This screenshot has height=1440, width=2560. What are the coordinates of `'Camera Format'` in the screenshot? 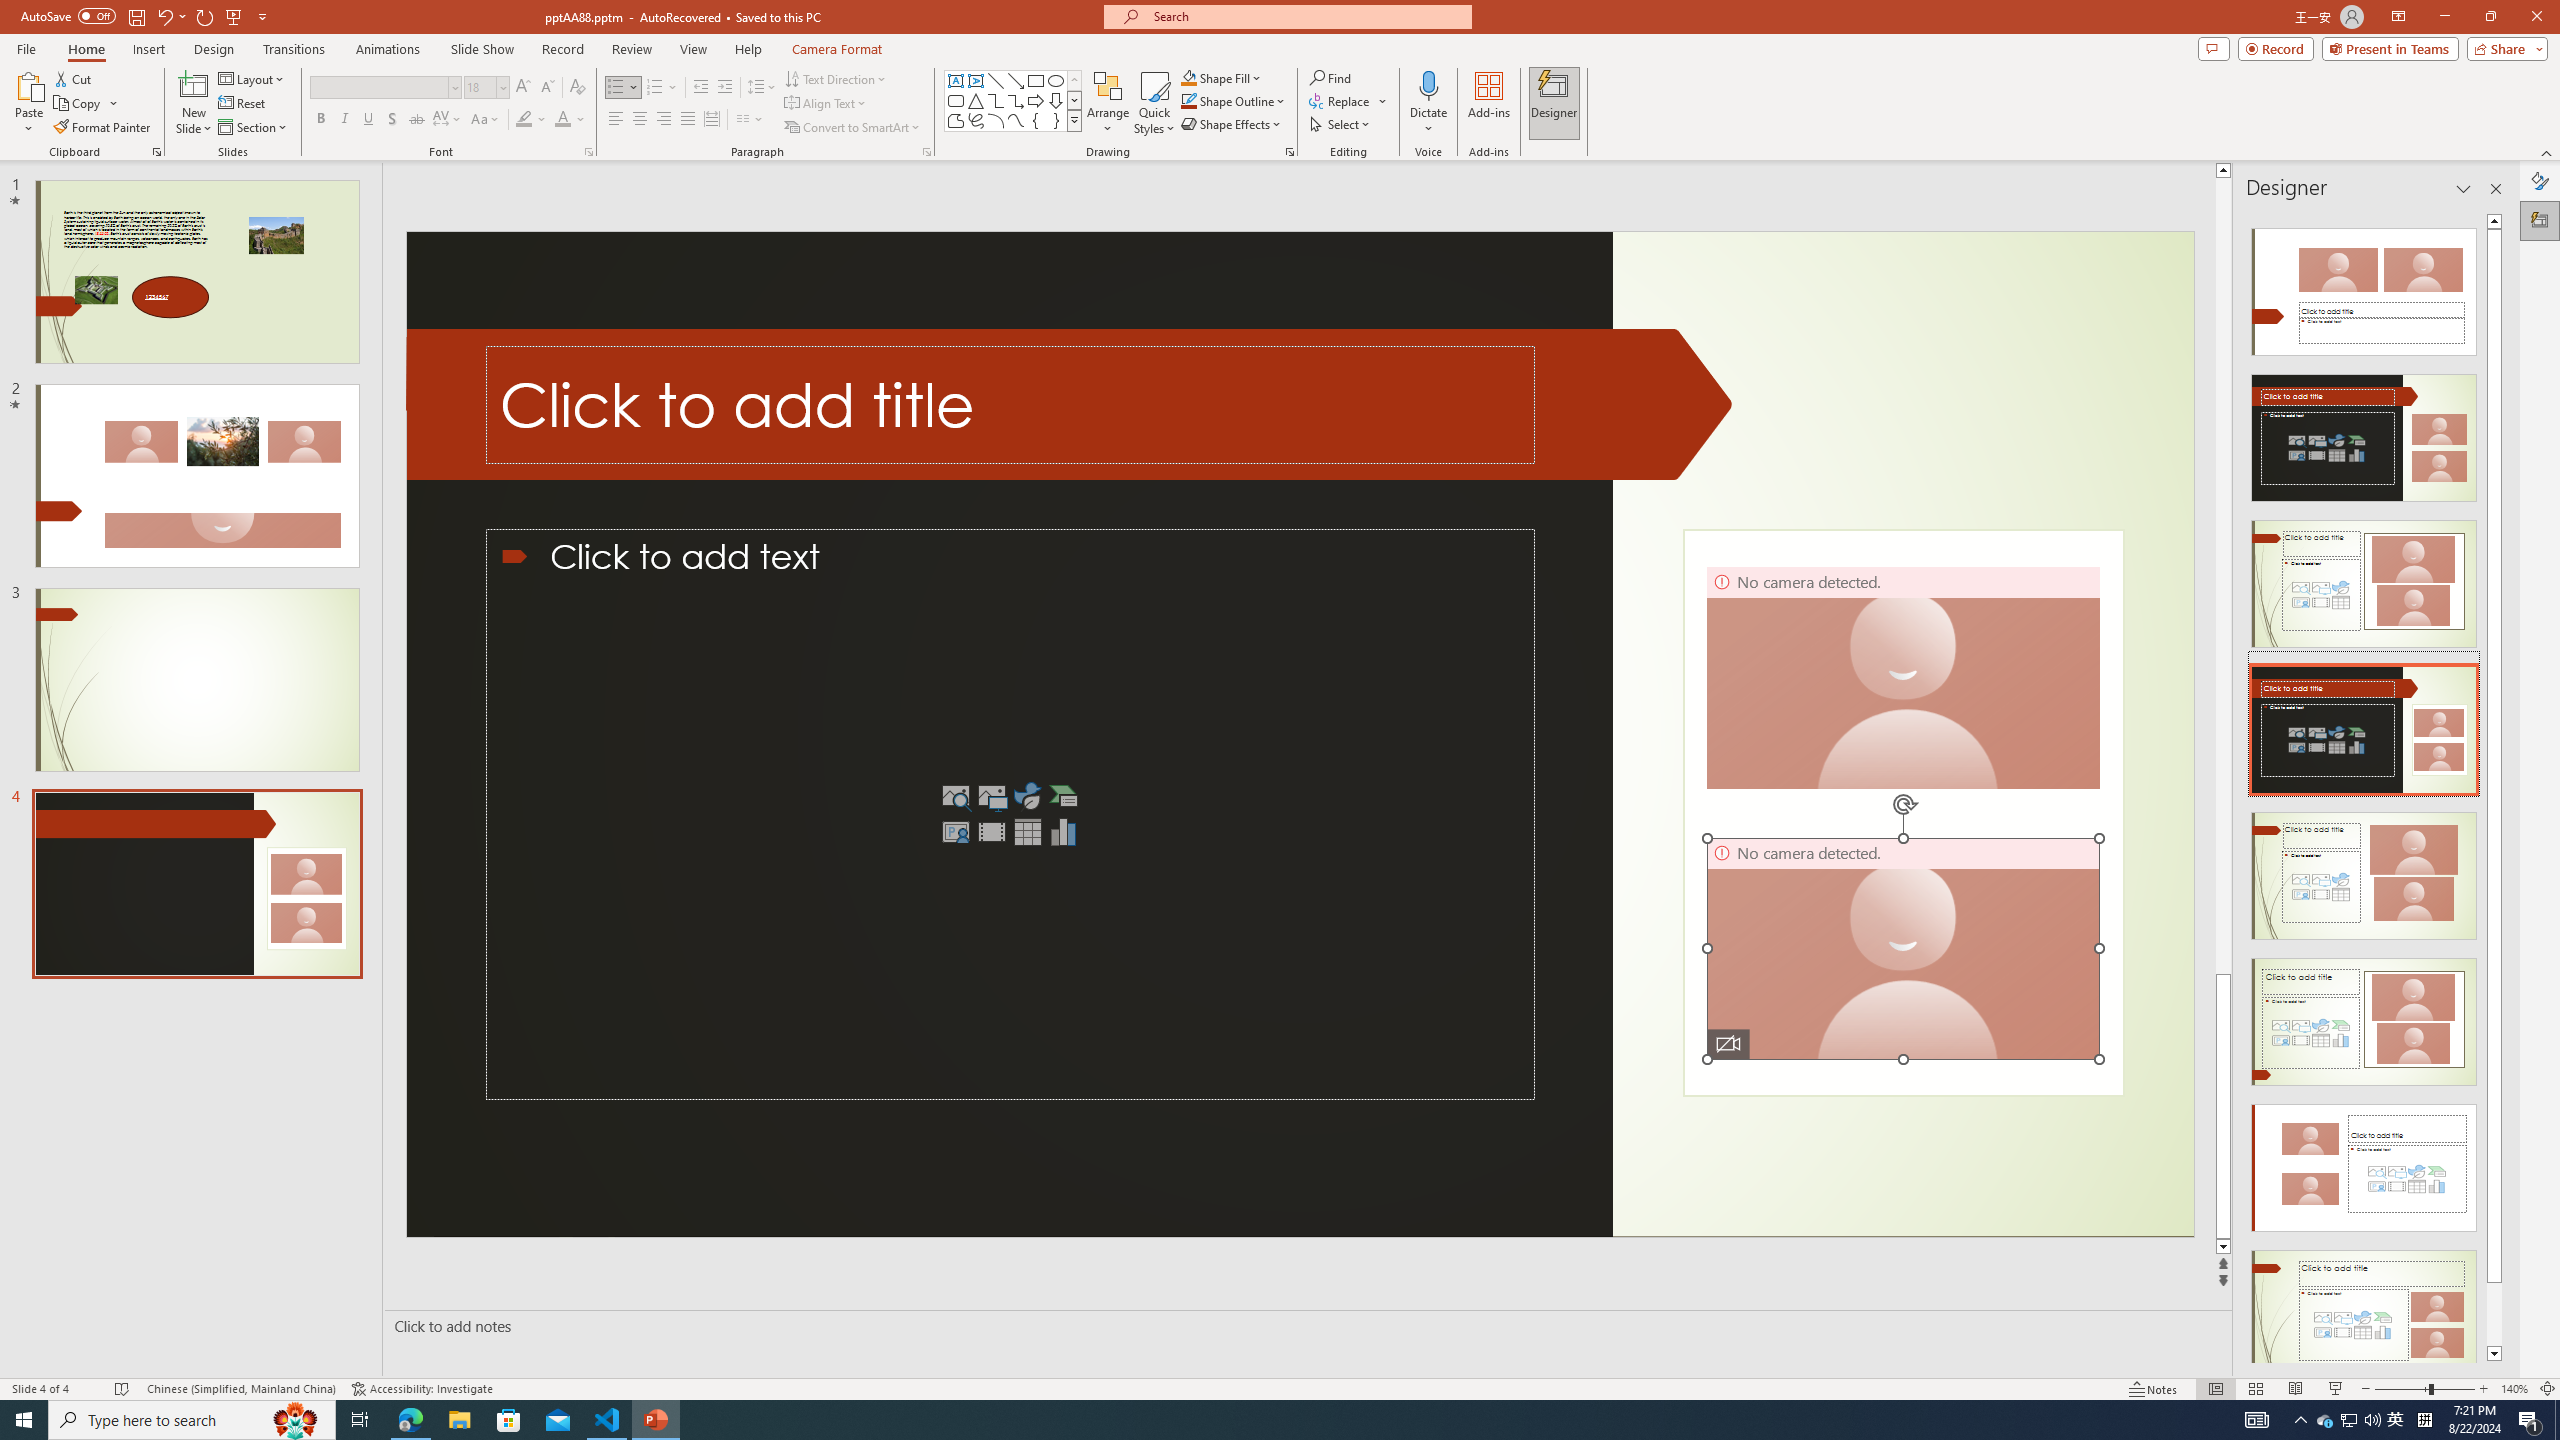 It's located at (836, 49).